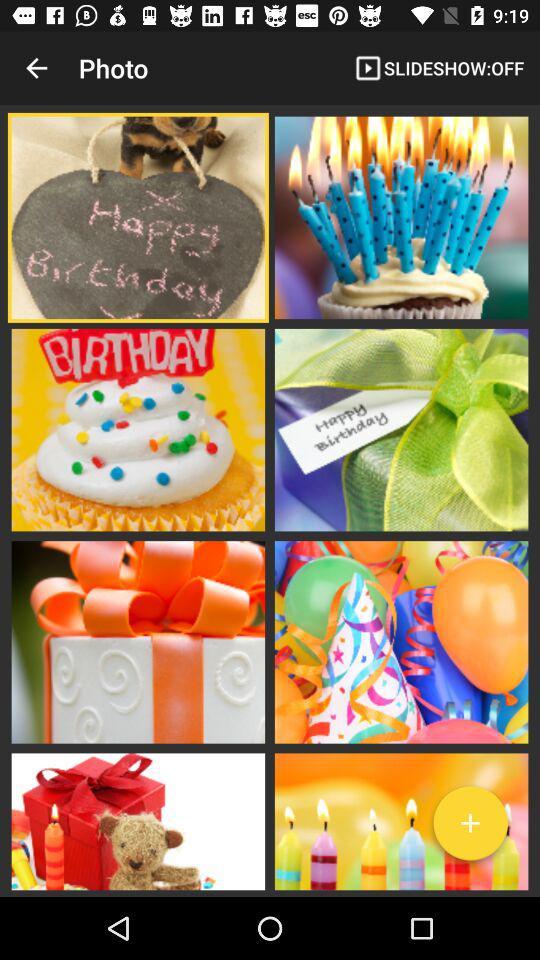 The height and width of the screenshot is (960, 540). What do you see at coordinates (36, 68) in the screenshot?
I see `icon next to photo app` at bounding box center [36, 68].